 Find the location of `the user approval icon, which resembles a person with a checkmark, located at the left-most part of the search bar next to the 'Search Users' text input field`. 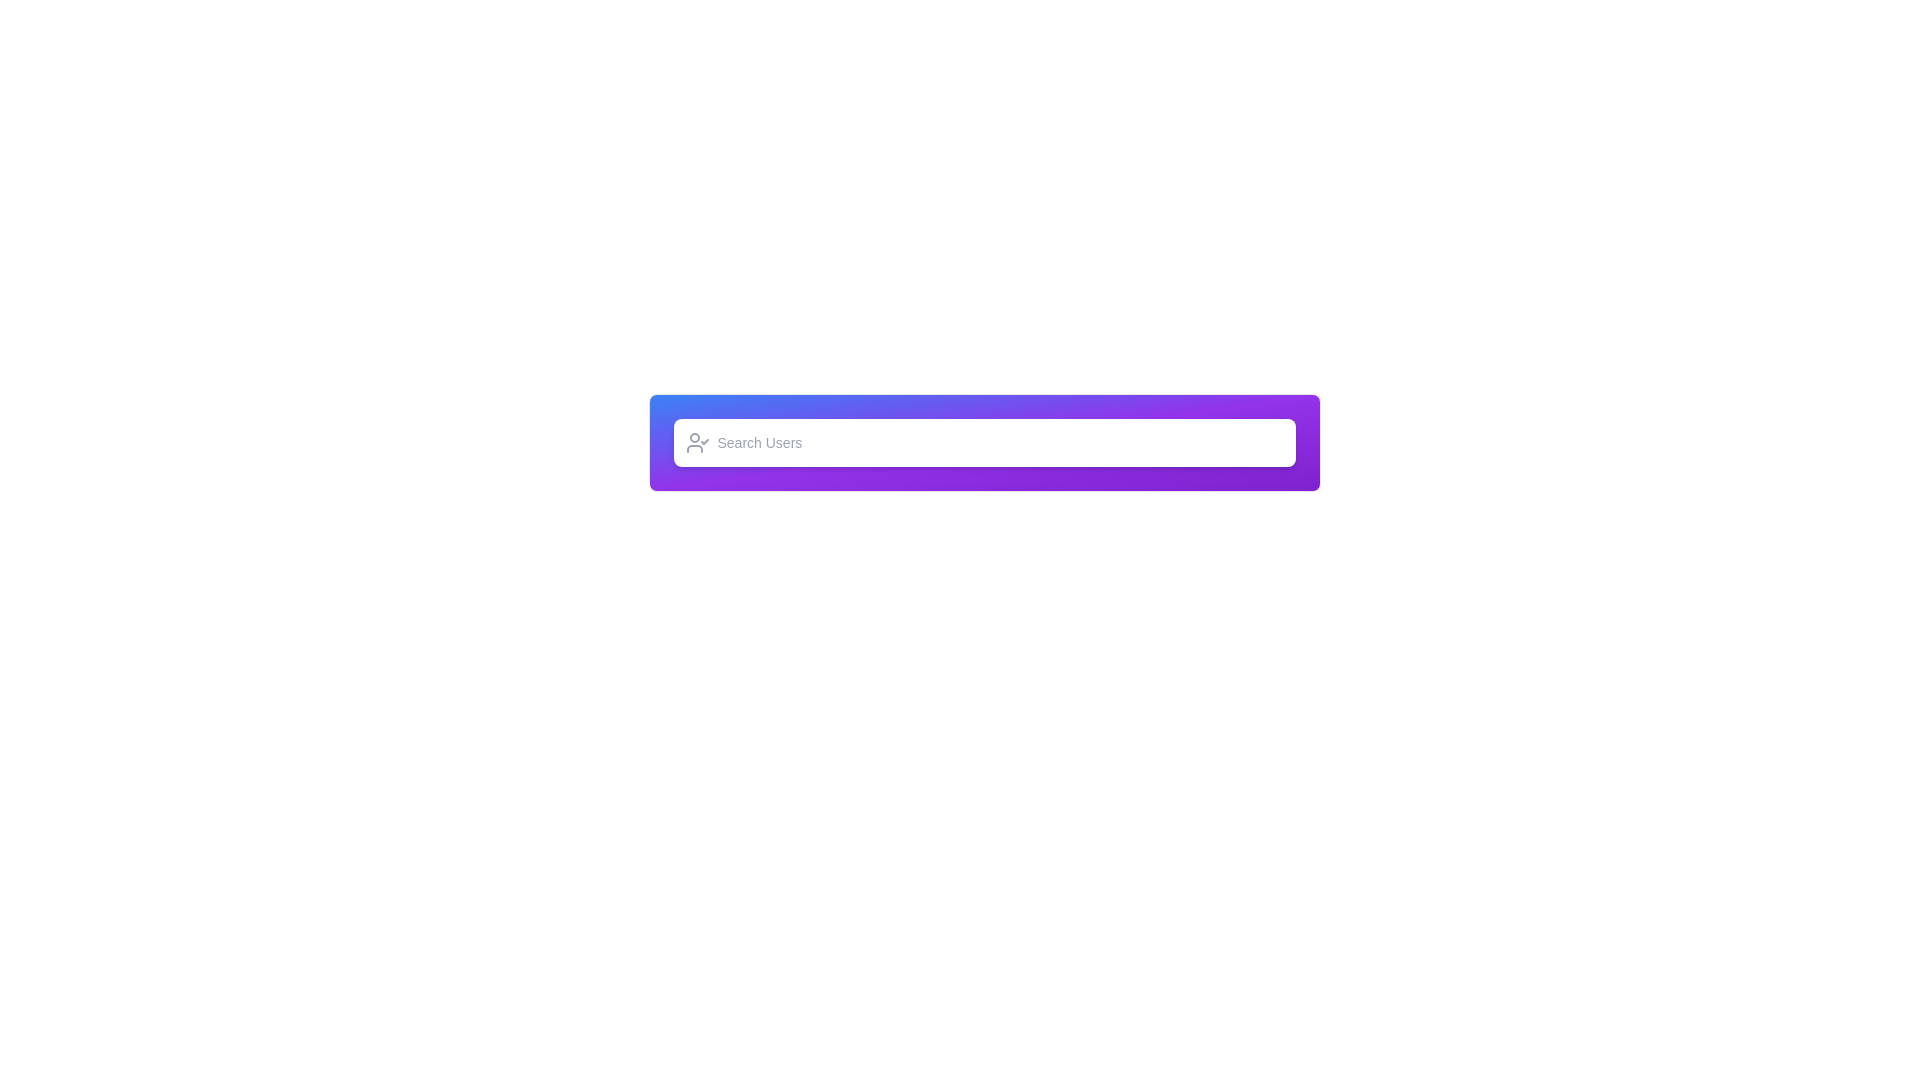

the user approval icon, which resembles a person with a checkmark, located at the left-most part of the search bar next to the 'Search Users' text input field is located at coordinates (697, 442).